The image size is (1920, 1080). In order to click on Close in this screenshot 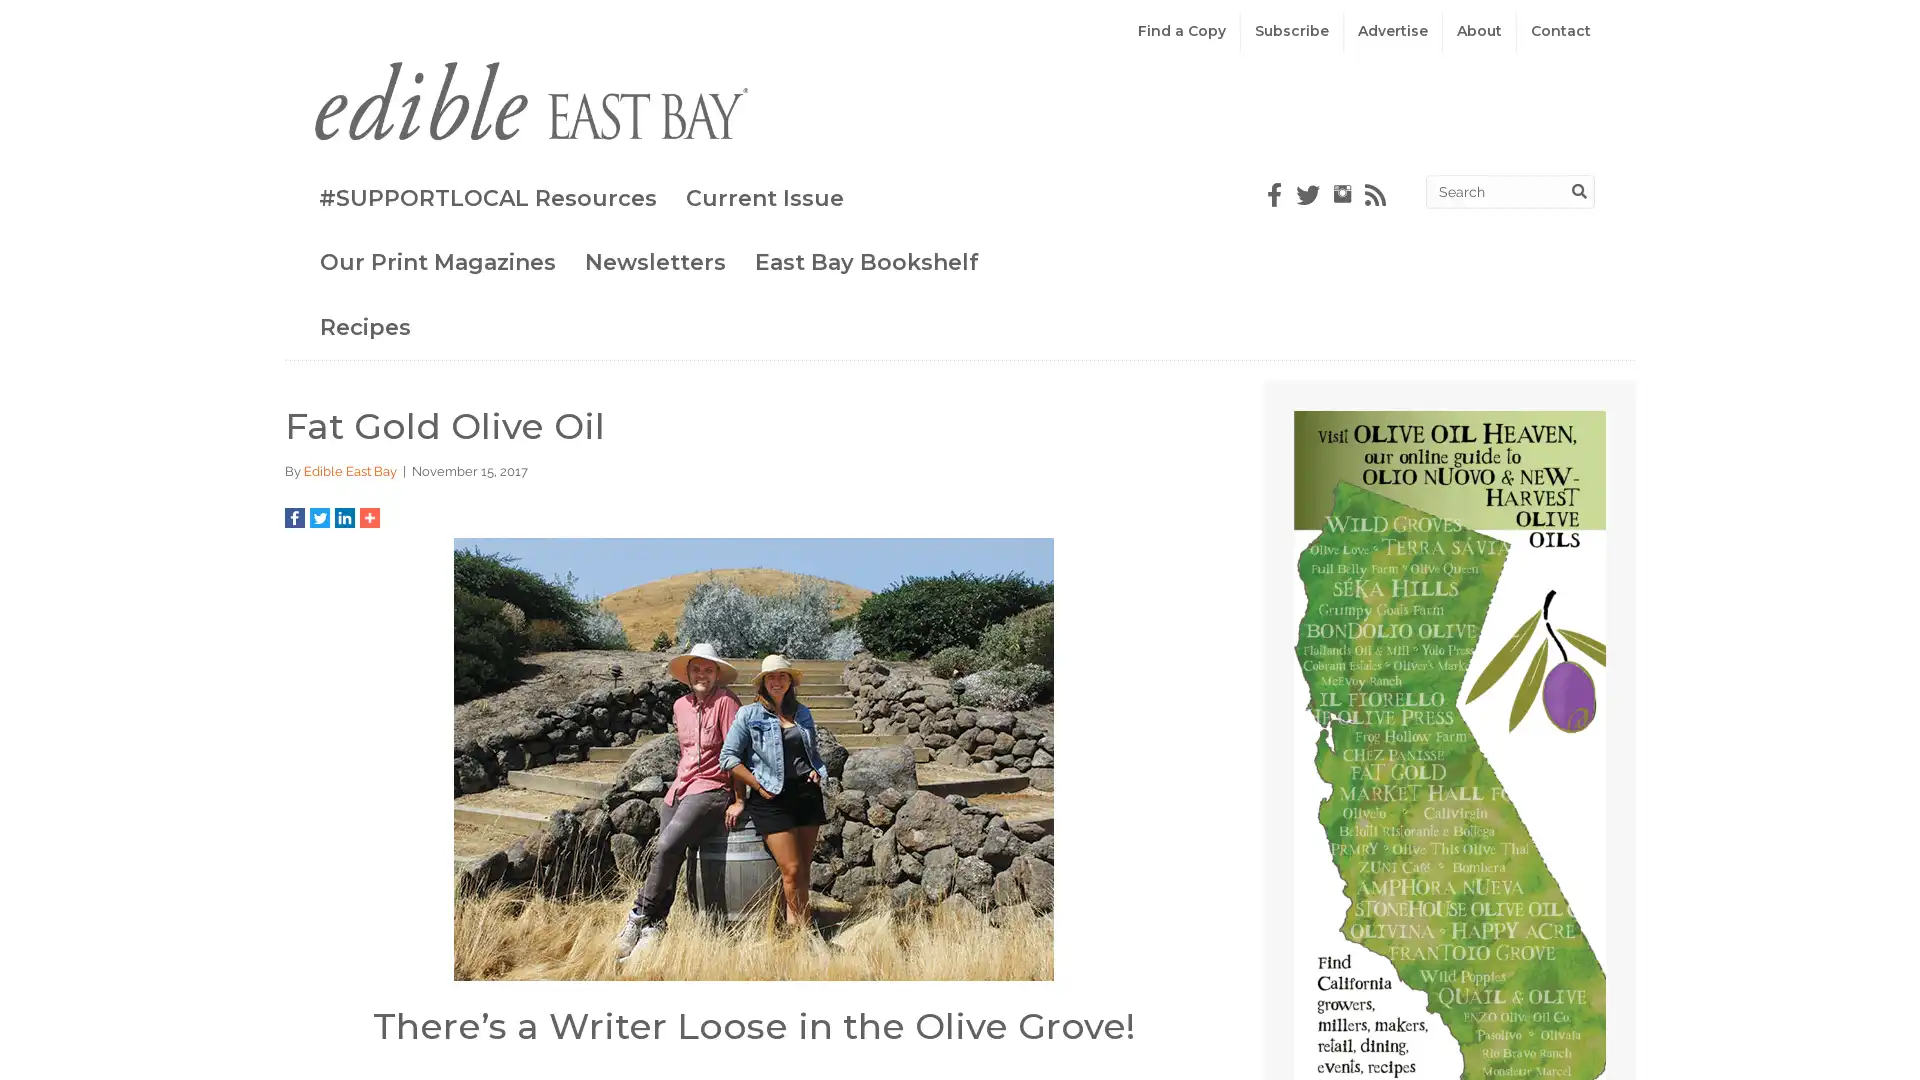, I will do `click(1511, 123)`.